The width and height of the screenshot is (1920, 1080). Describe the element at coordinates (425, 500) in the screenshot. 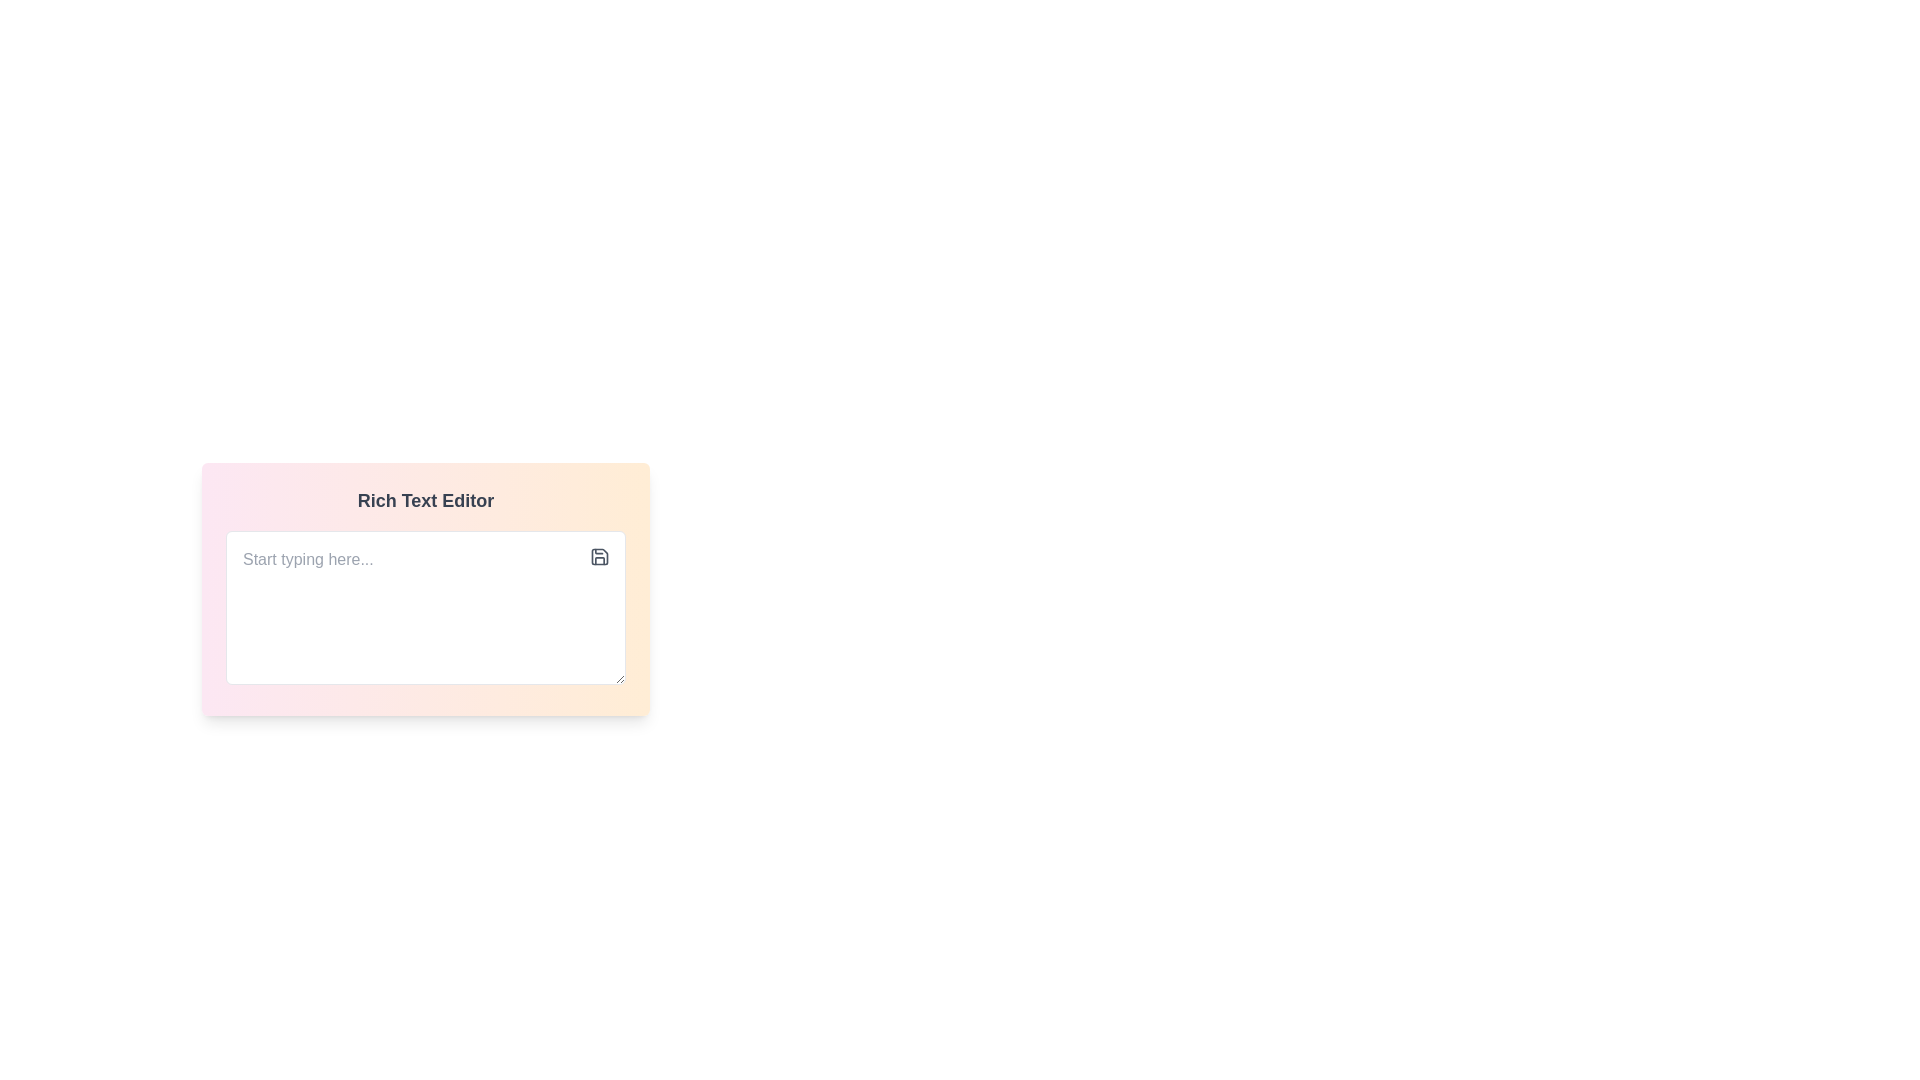

I see `the top-center label of the interface` at that location.